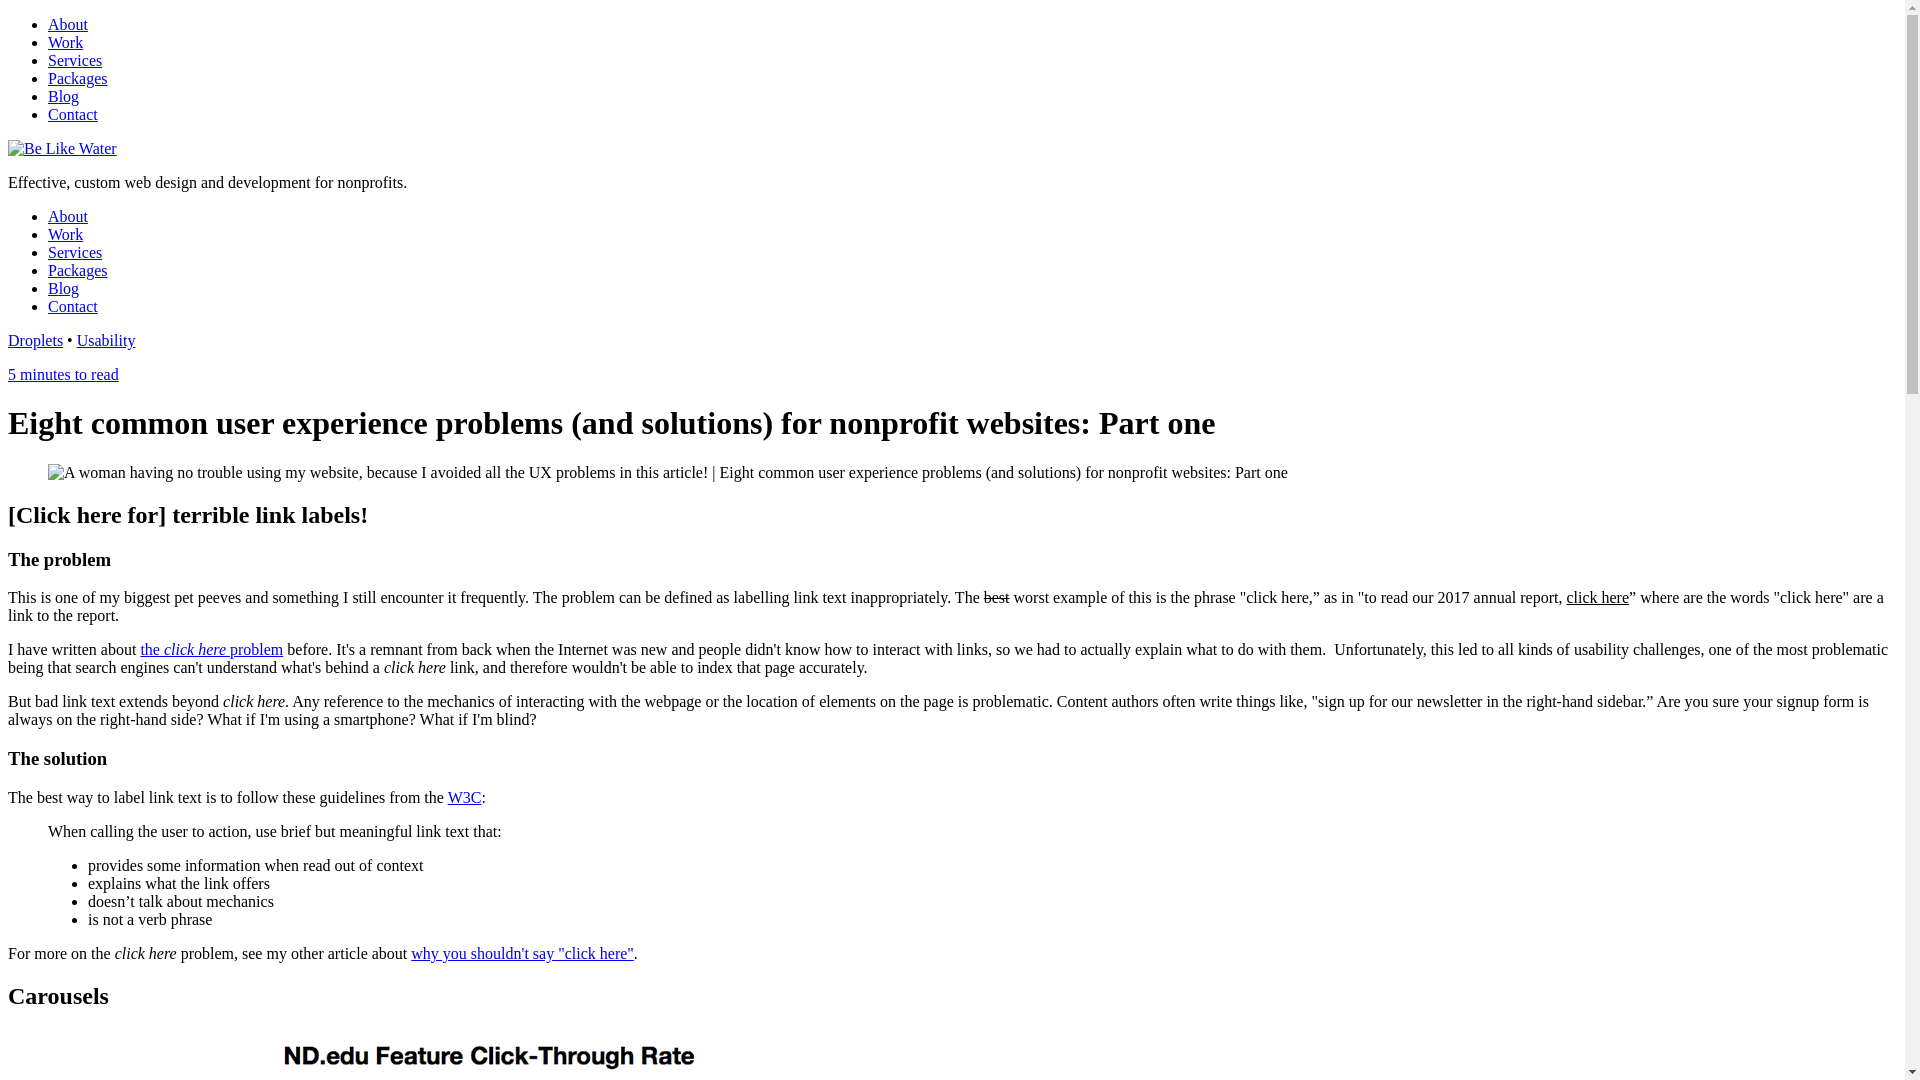  What do you see at coordinates (67, 24) in the screenshot?
I see `'About'` at bounding box center [67, 24].